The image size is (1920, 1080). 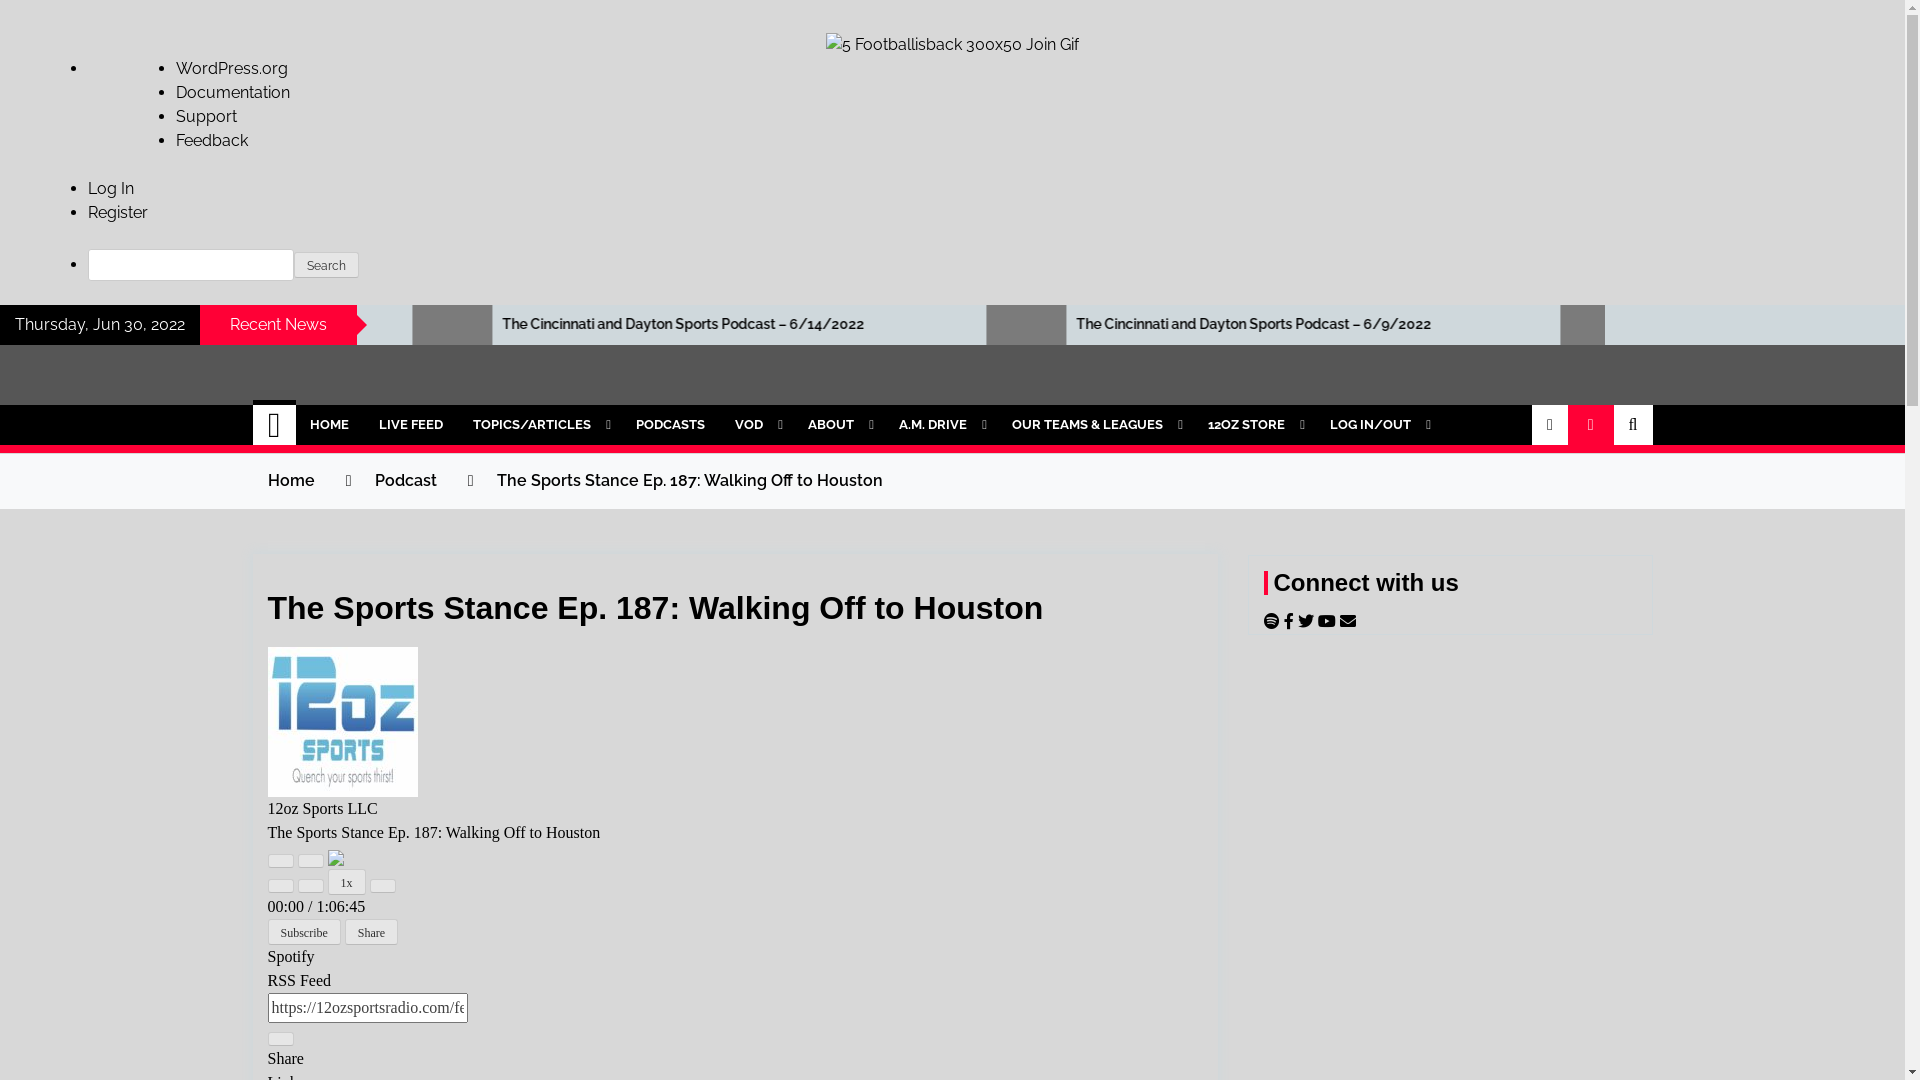 What do you see at coordinates (403, 480) in the screenshot?
I see `'Podcast'` at bounding box center [403, 480].